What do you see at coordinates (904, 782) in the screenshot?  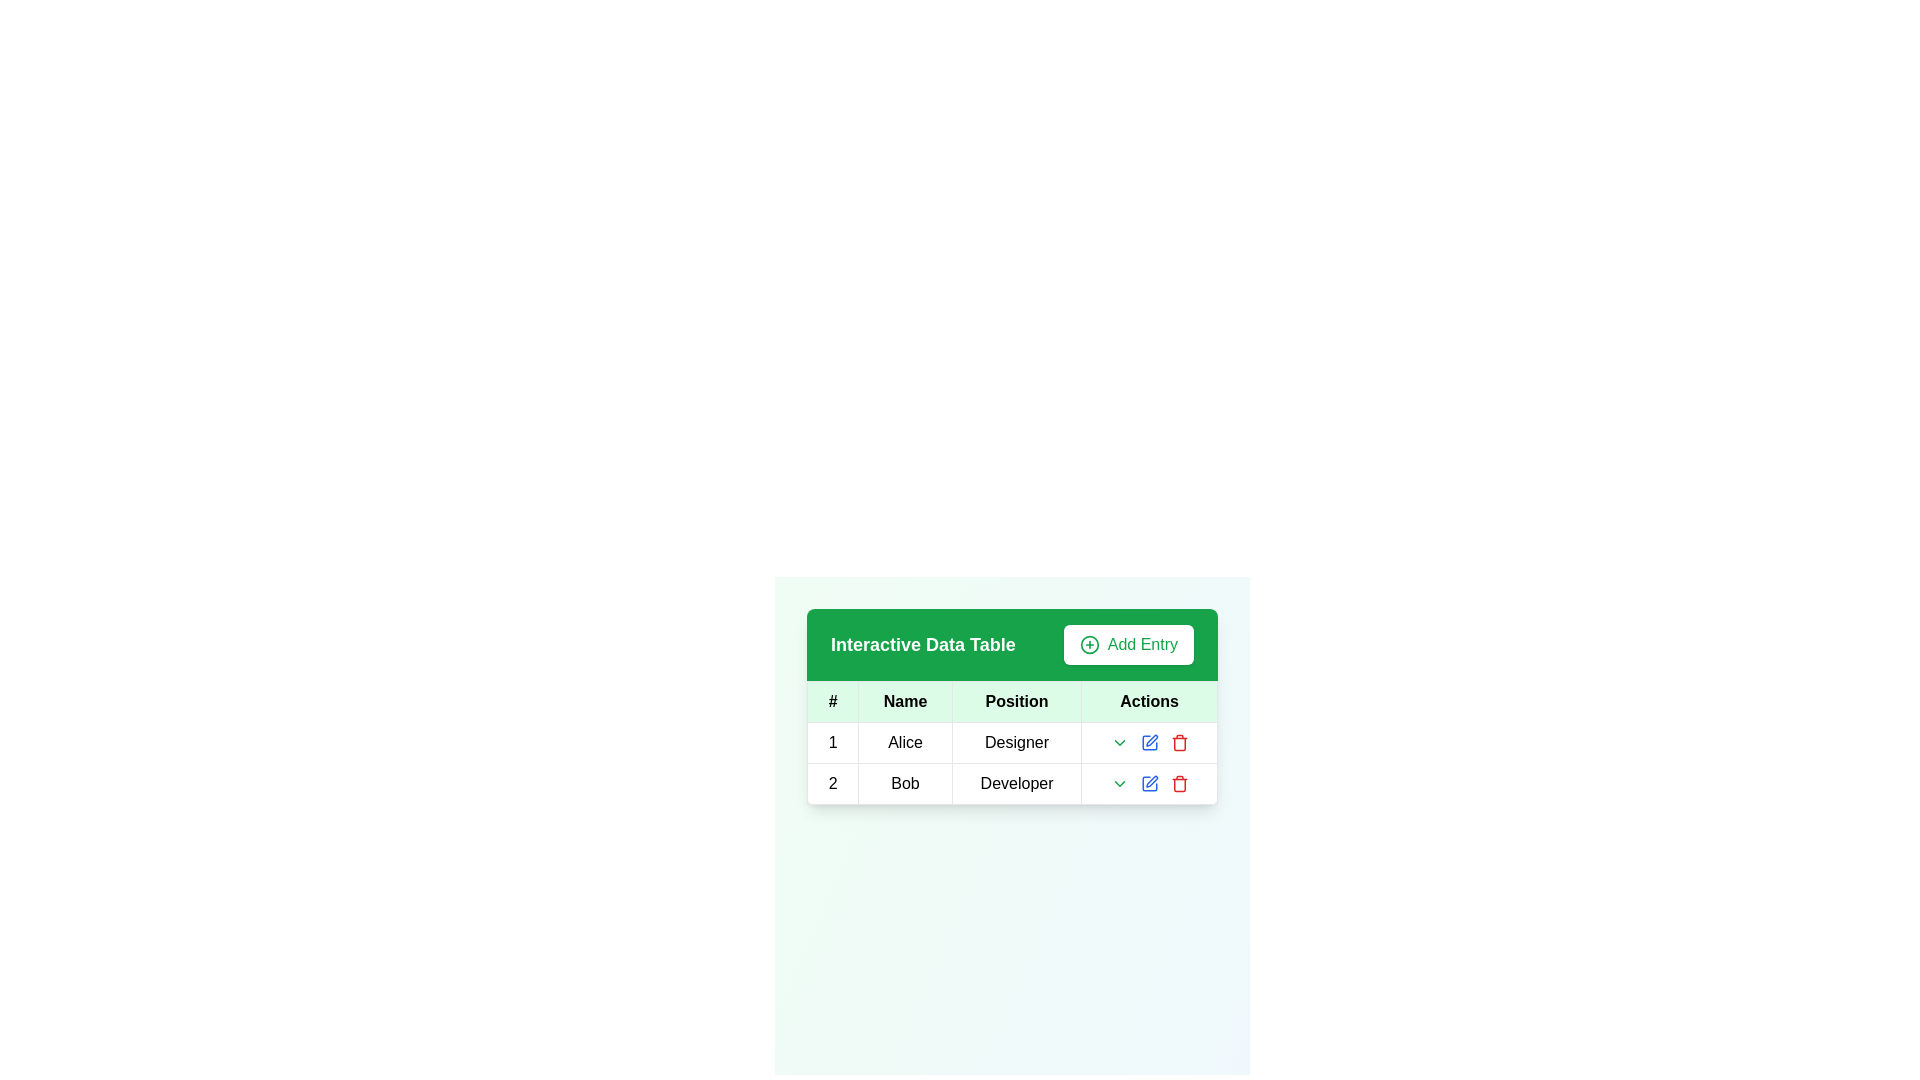 I see `the static text field representing the name entry in the second row under the 'Name' column of the 'Interactive Data Table'` at bounding box center [904, 782].